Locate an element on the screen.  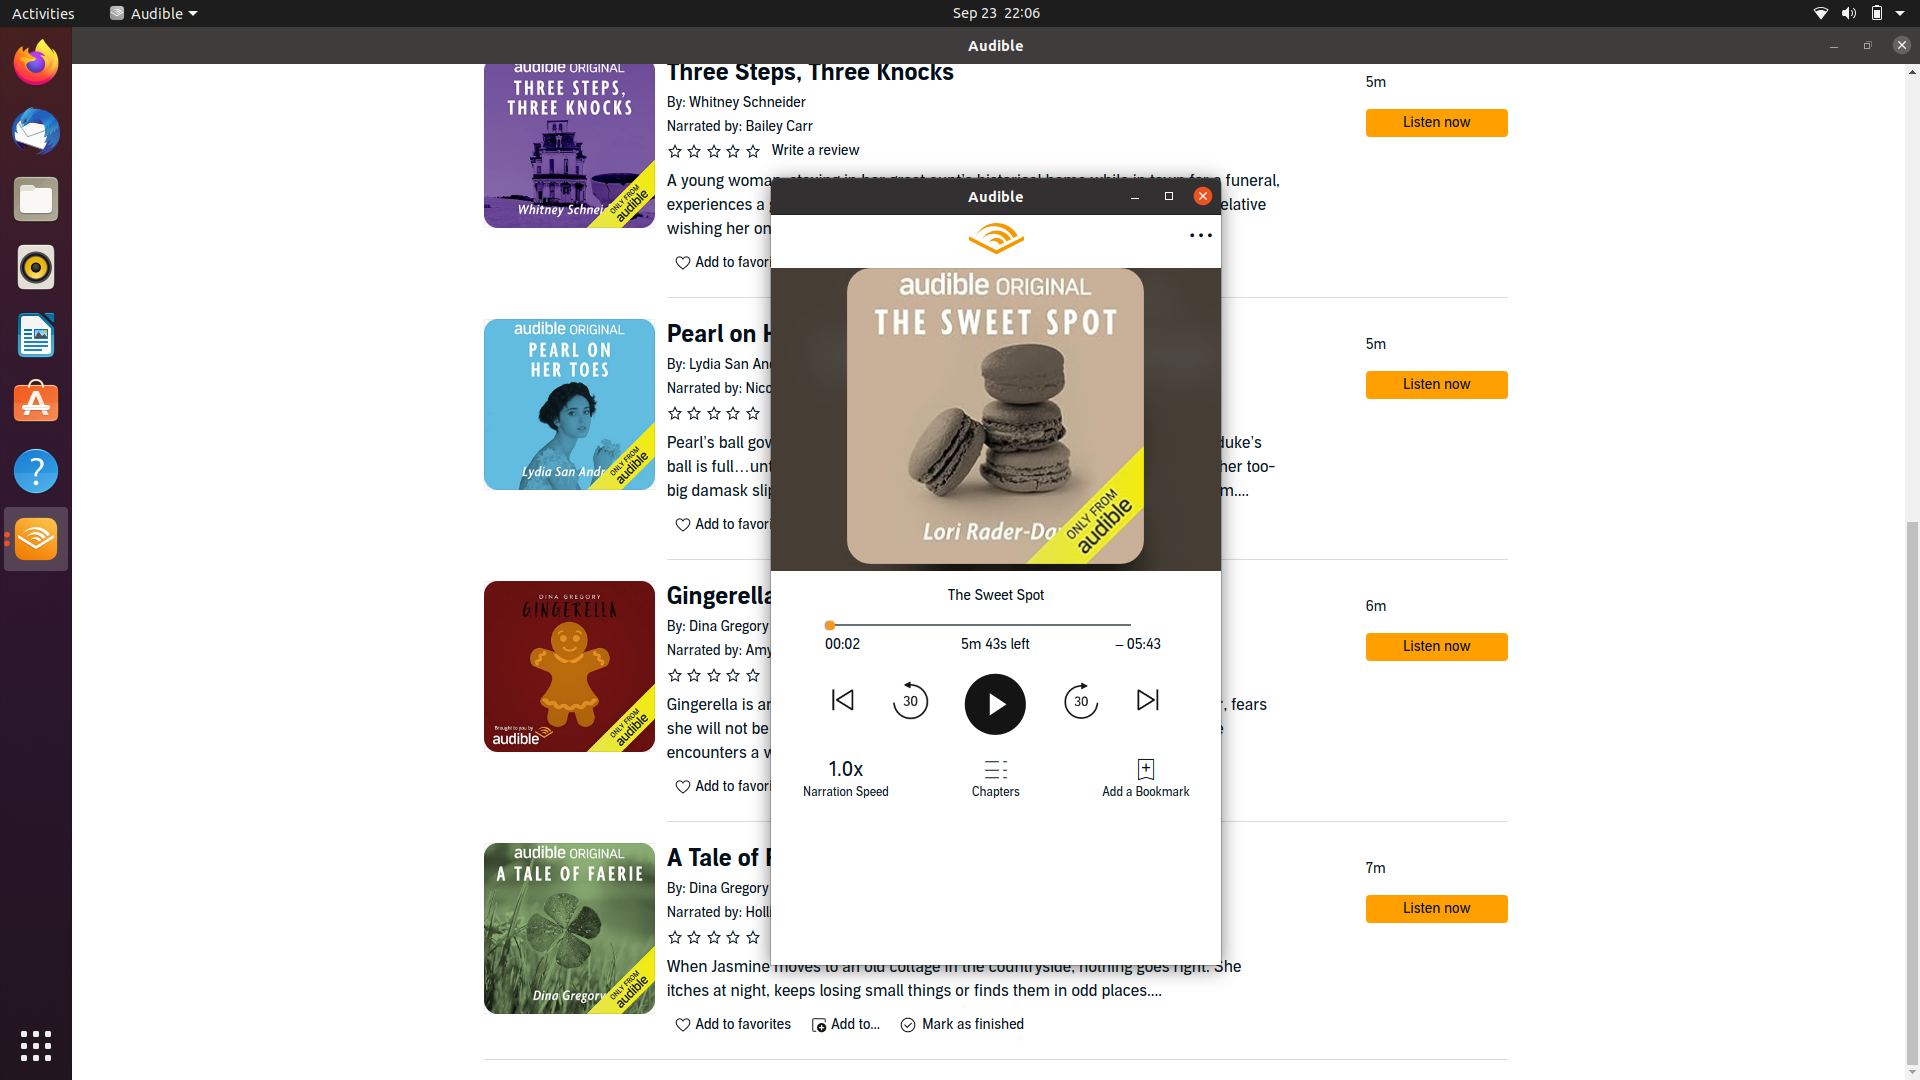
the book"s center is located at coordinates (993, 624).